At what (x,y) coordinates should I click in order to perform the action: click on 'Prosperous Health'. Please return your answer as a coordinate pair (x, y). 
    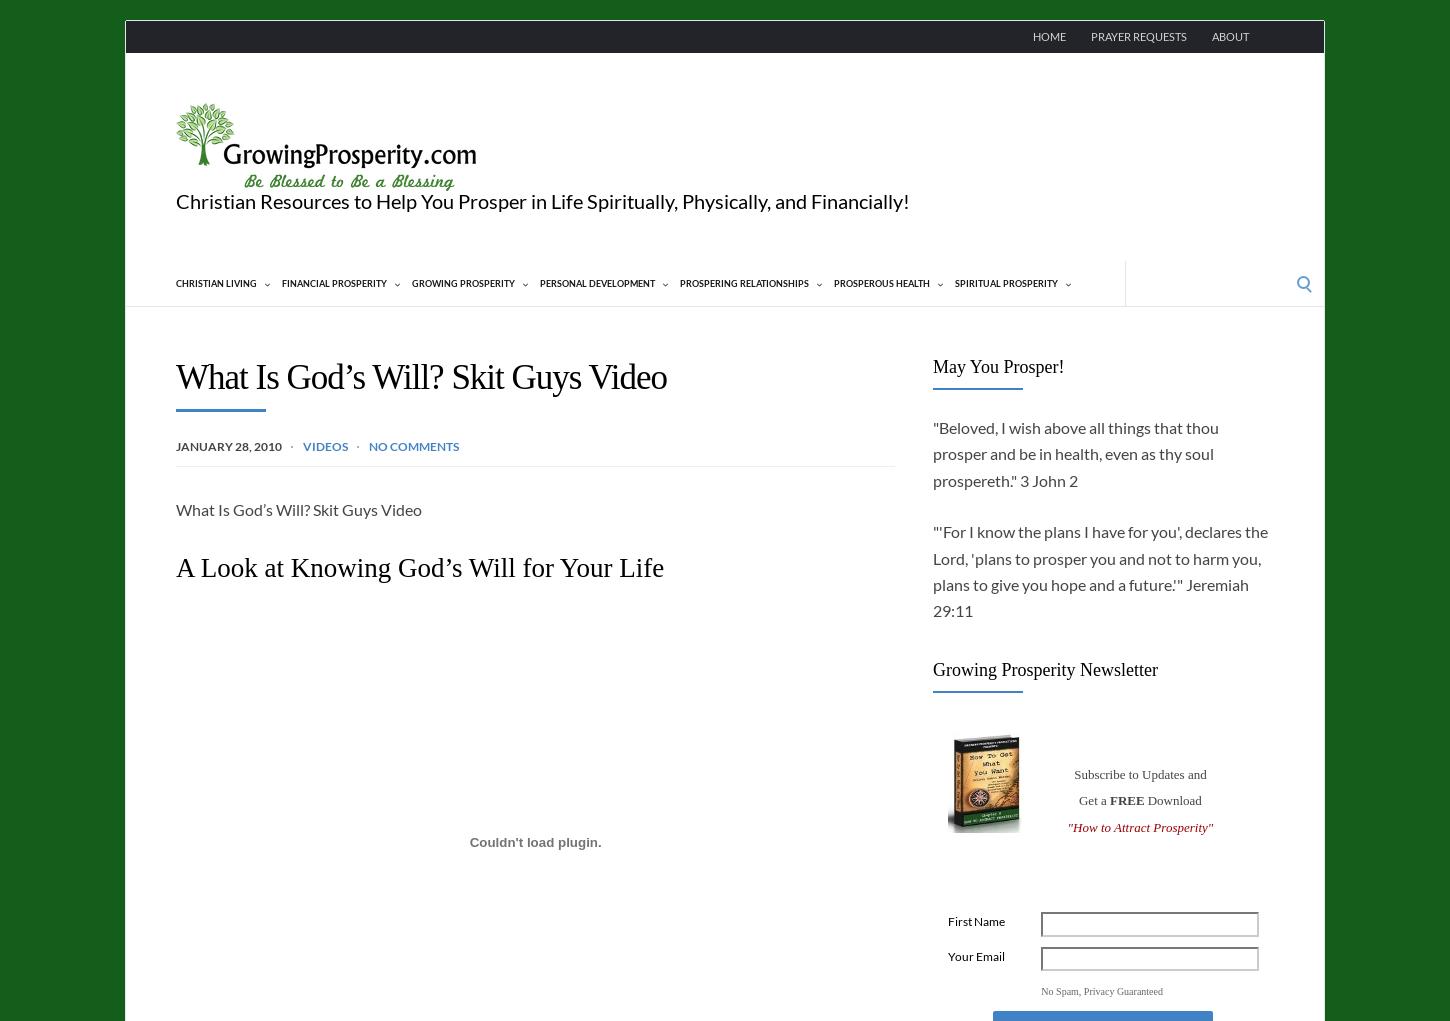
    Looking at the image, I should click on (881, 282).